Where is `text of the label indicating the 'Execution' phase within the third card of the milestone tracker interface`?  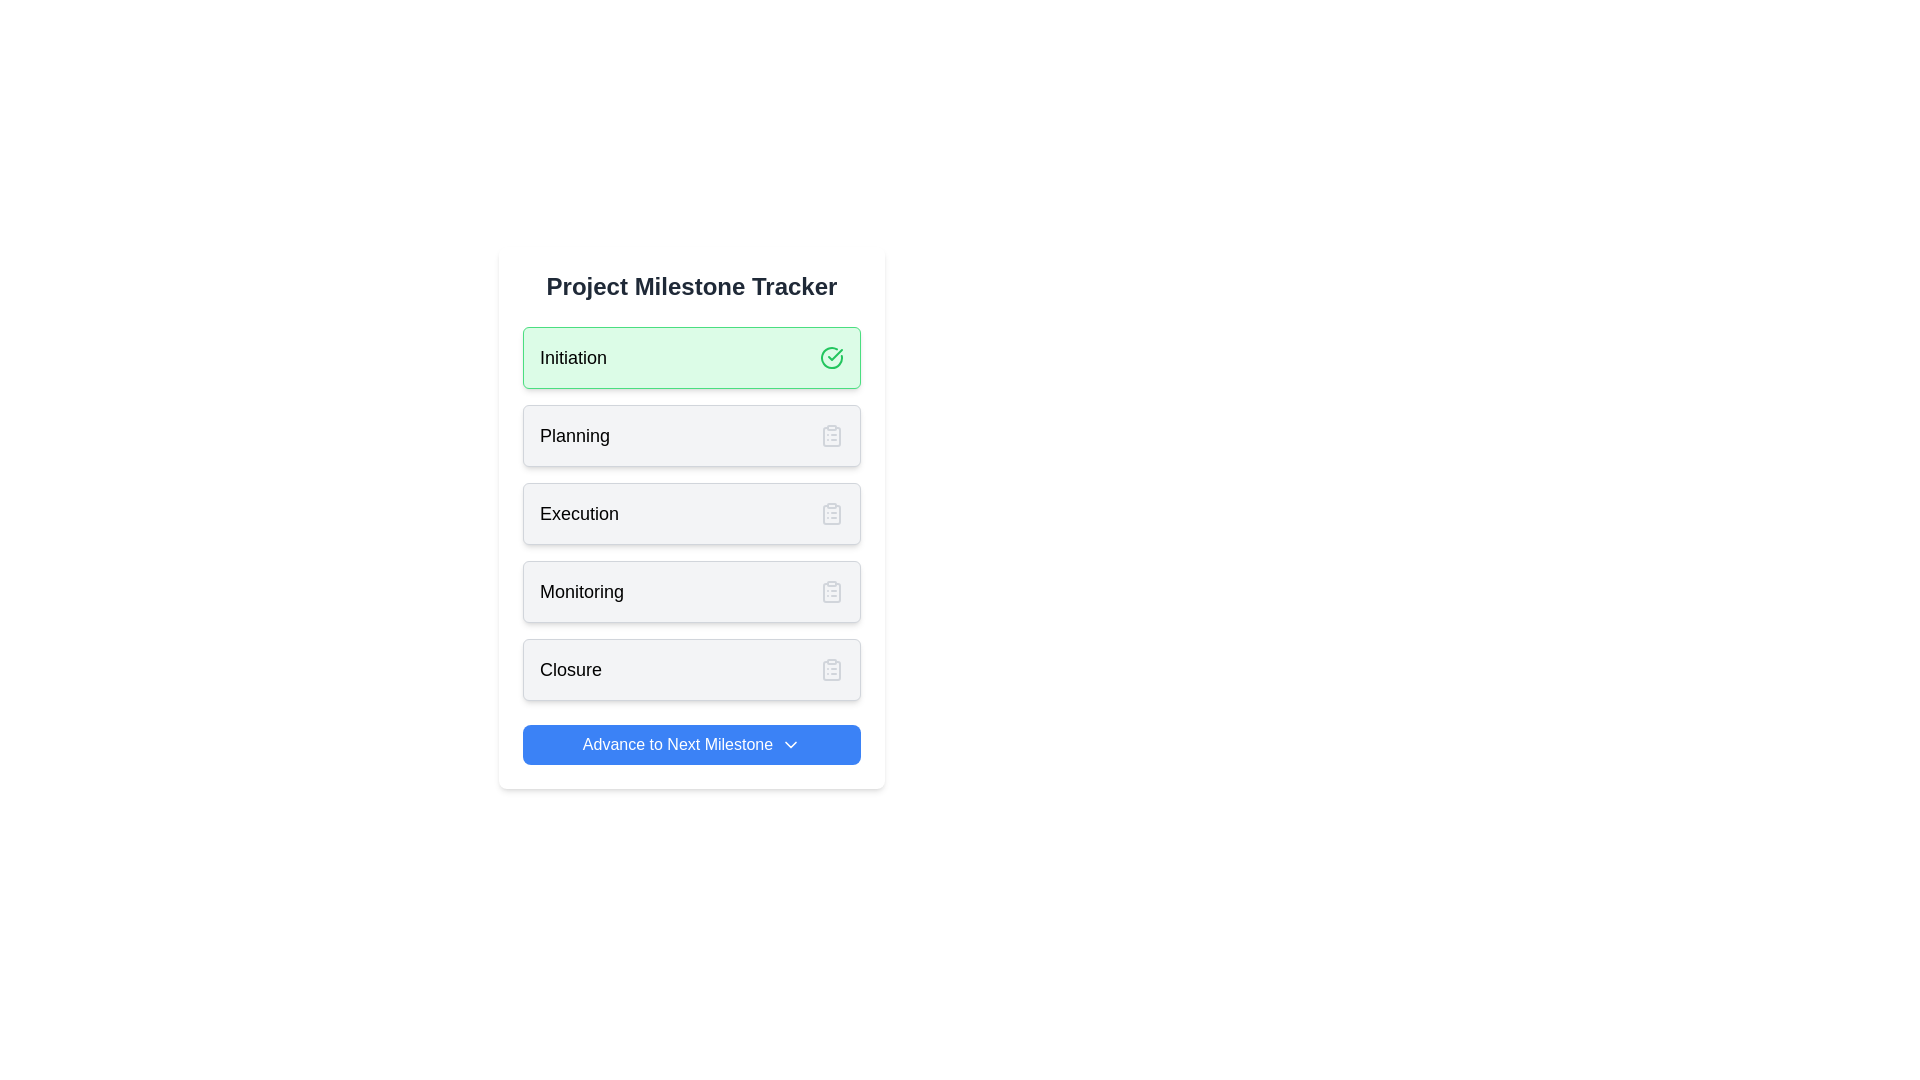 text of the label indicating the 'Execution' phase within the third card of the milestone tracker interface is located at coordinates (578, 512).